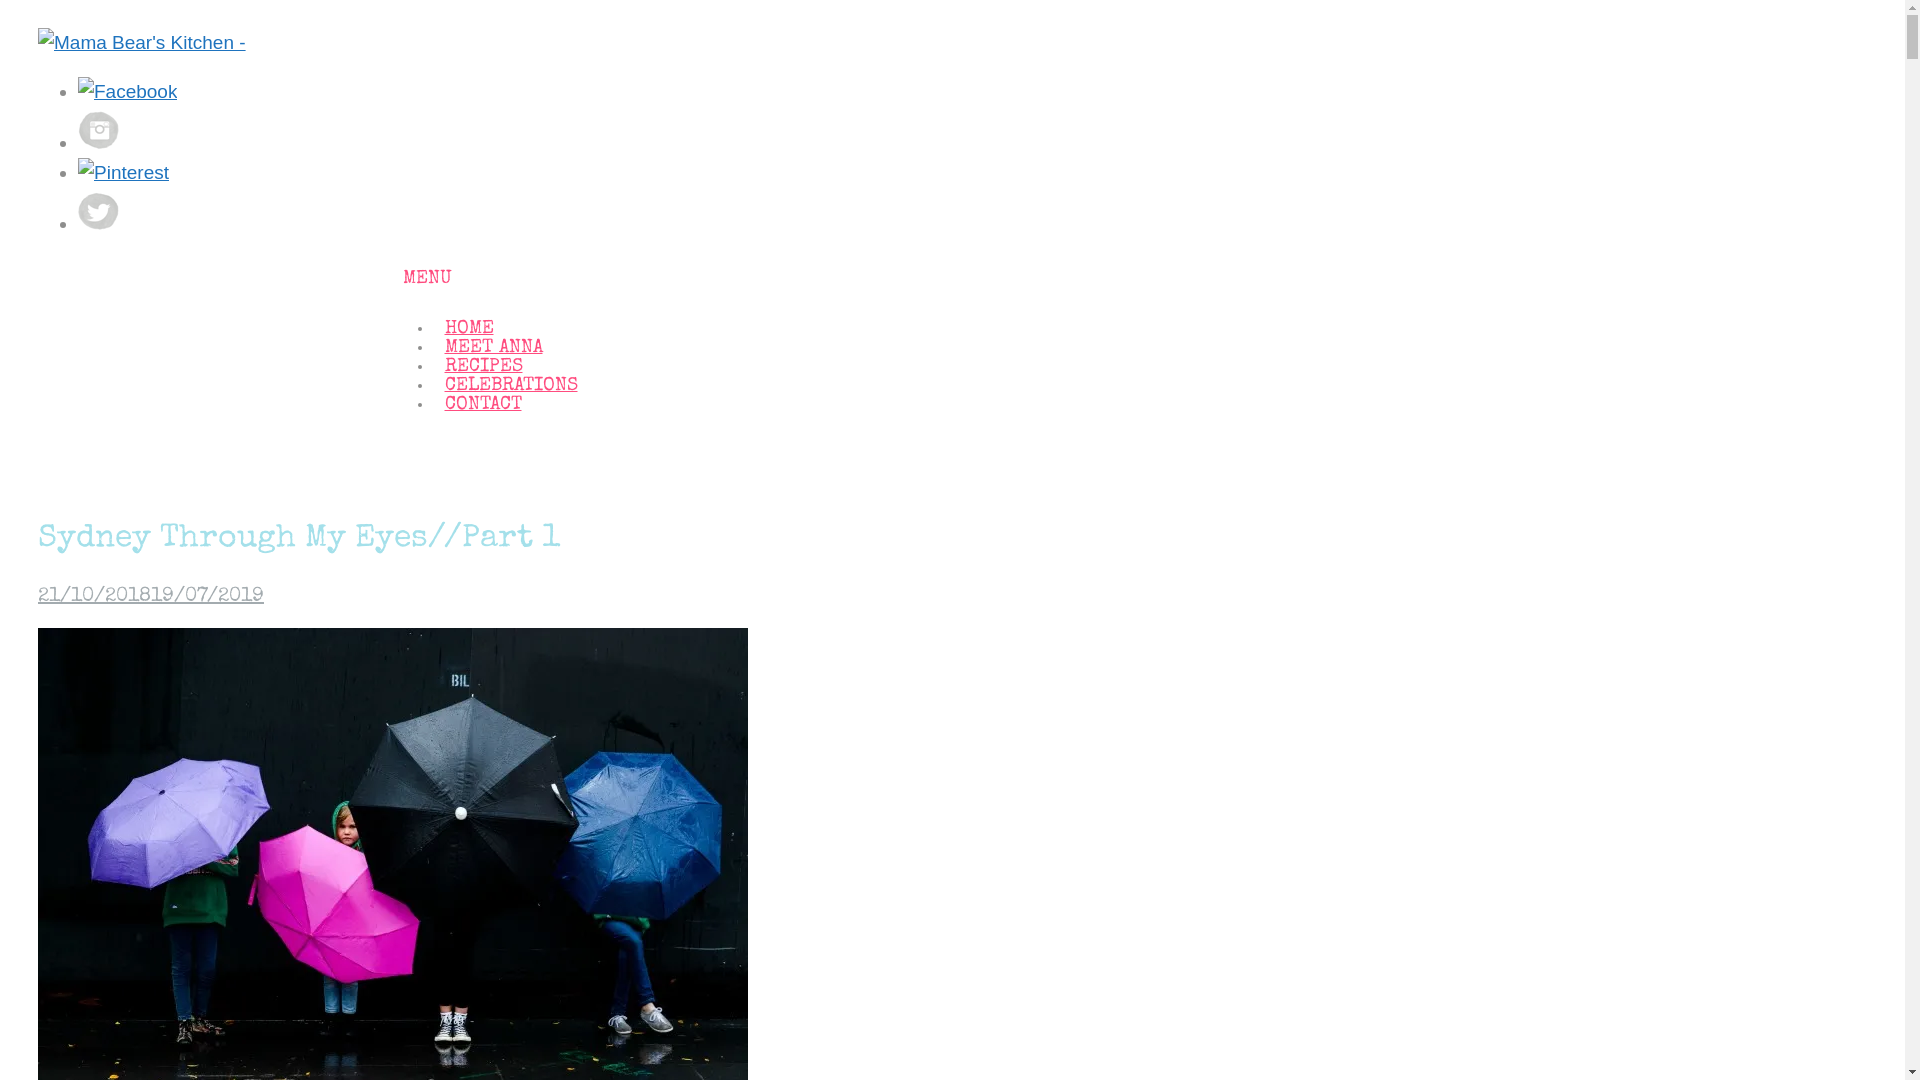  Describe the element at coordinates (493, 347) in the screenshot. I see `'MEET ANNA'` at that location.